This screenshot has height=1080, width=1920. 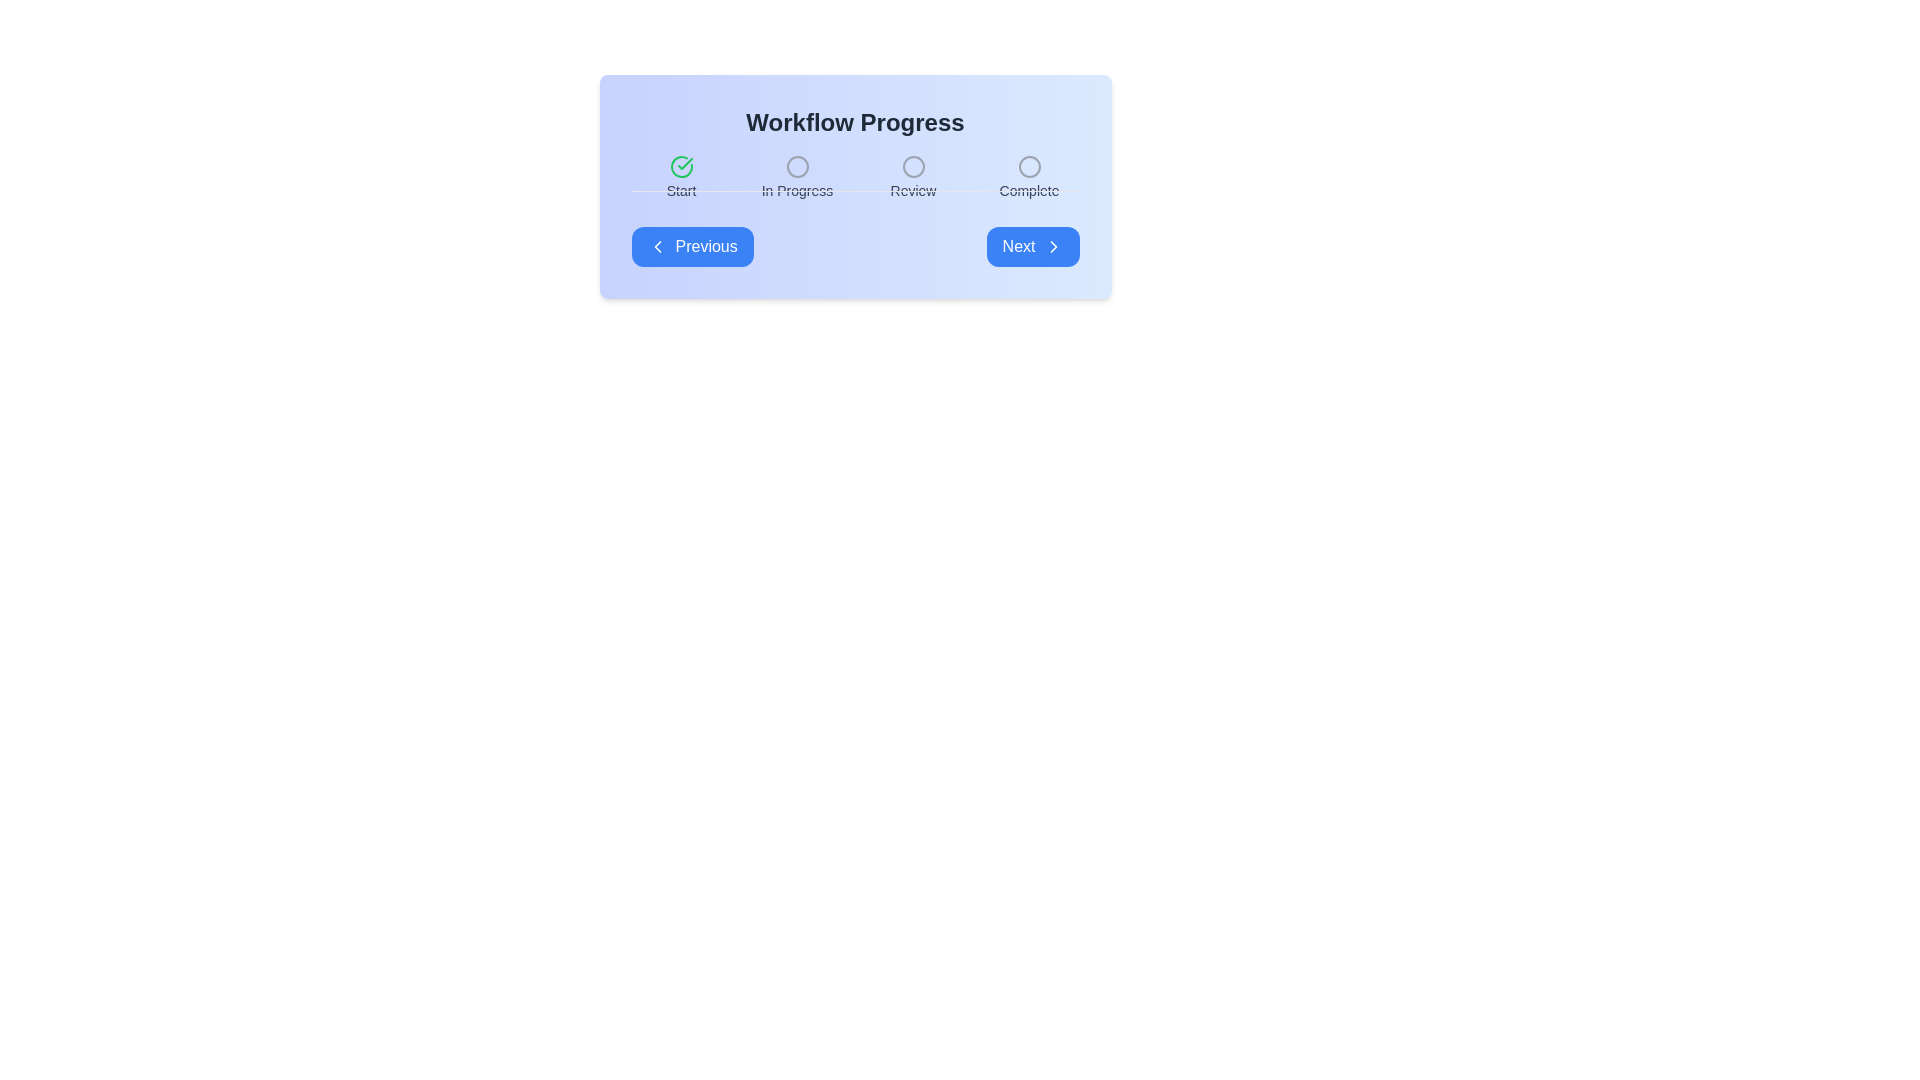 What do you see at coordinates (657, 245) in the screenshot?
I see `the chevron icon located to the left of the 'Previous' button in the lower-left corner of the workflow interface` at bounding box center [657, 245].